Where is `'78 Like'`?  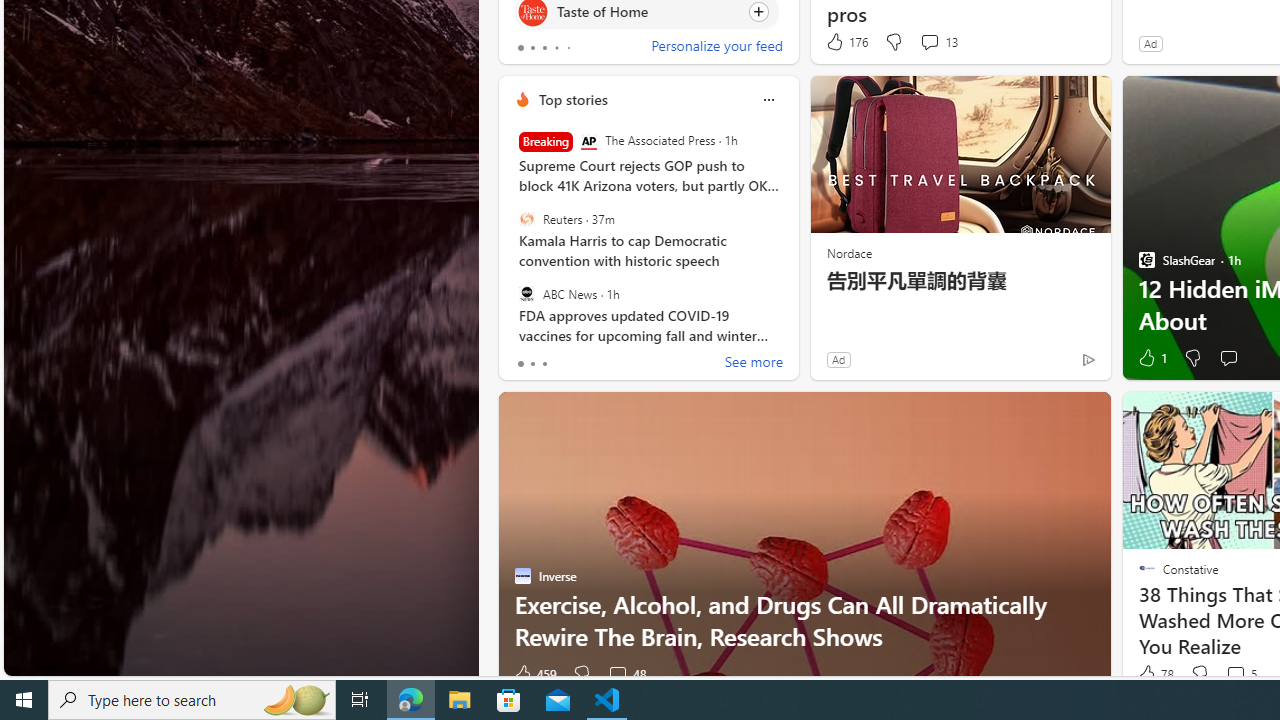 '78 Like' is located at coordinates (1154, 674).